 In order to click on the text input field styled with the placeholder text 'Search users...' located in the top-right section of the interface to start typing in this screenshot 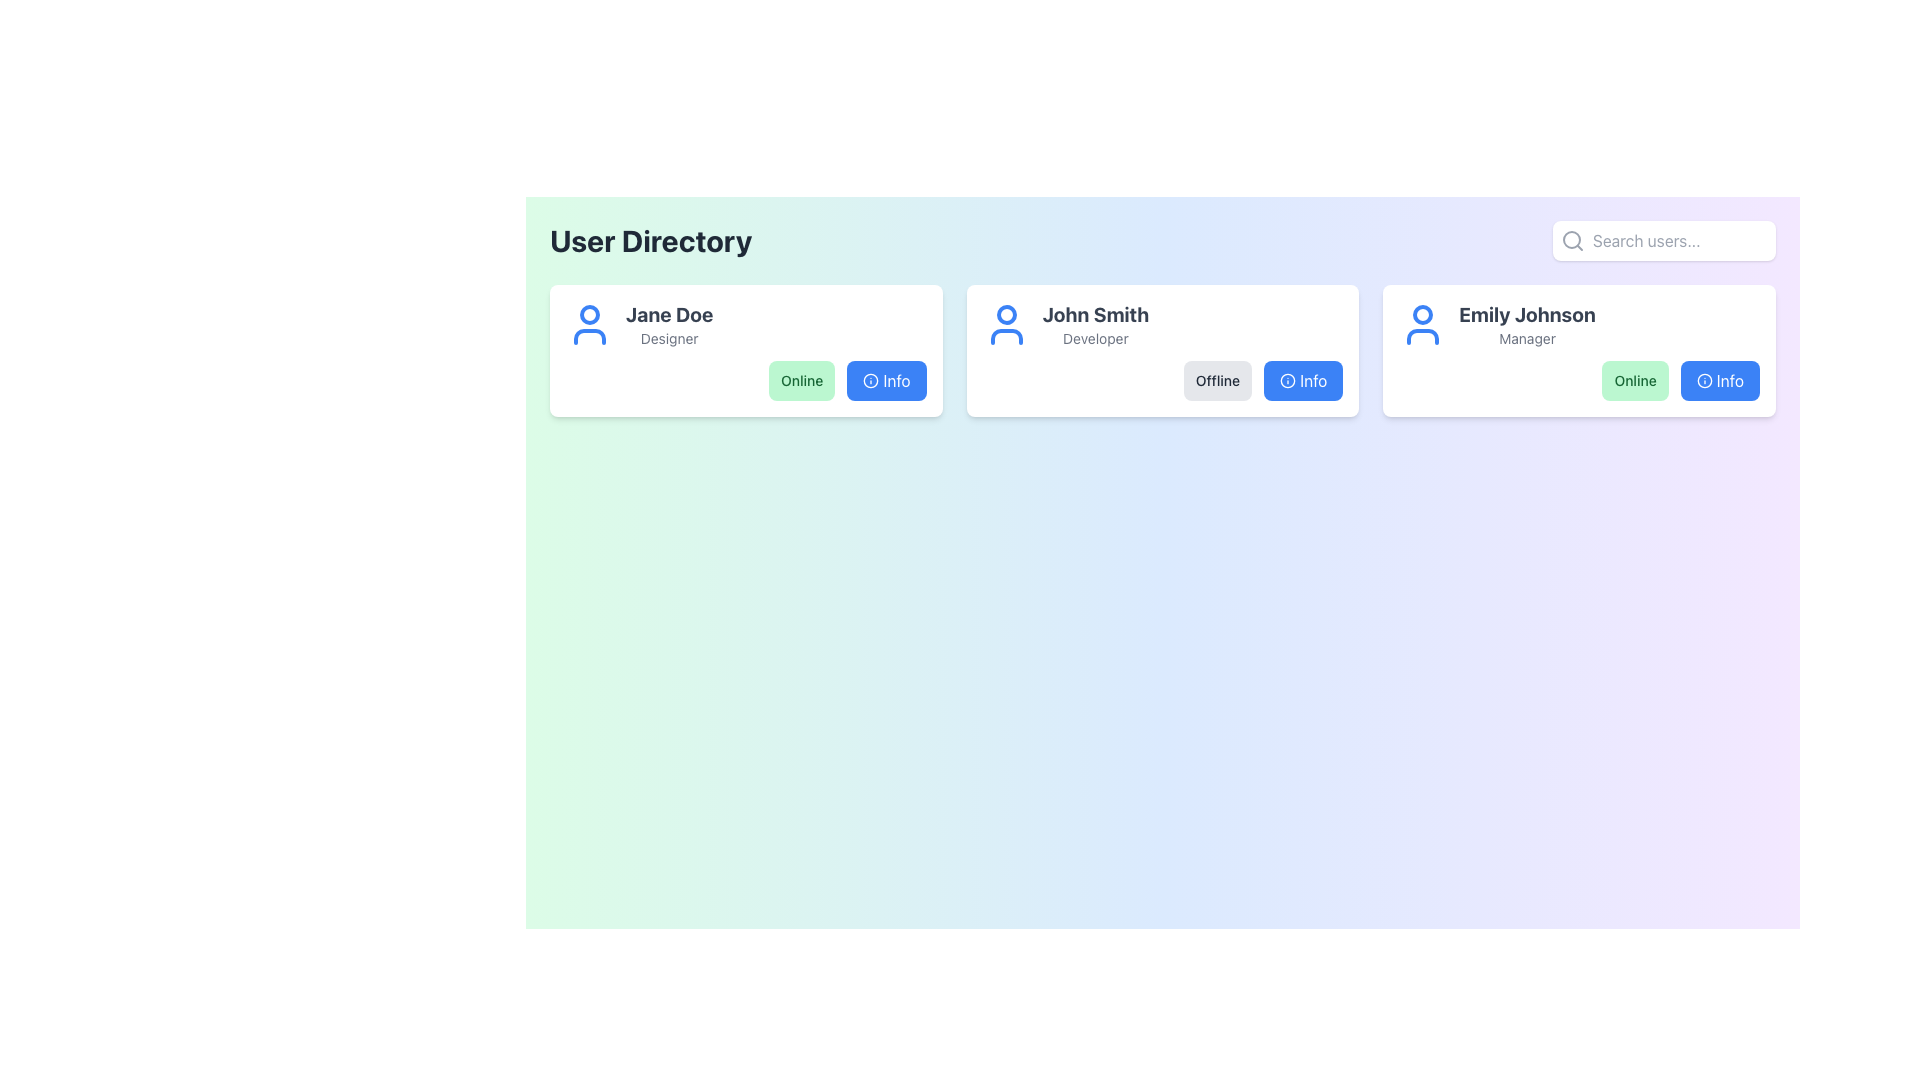, I will do `click(1680, 239)`.